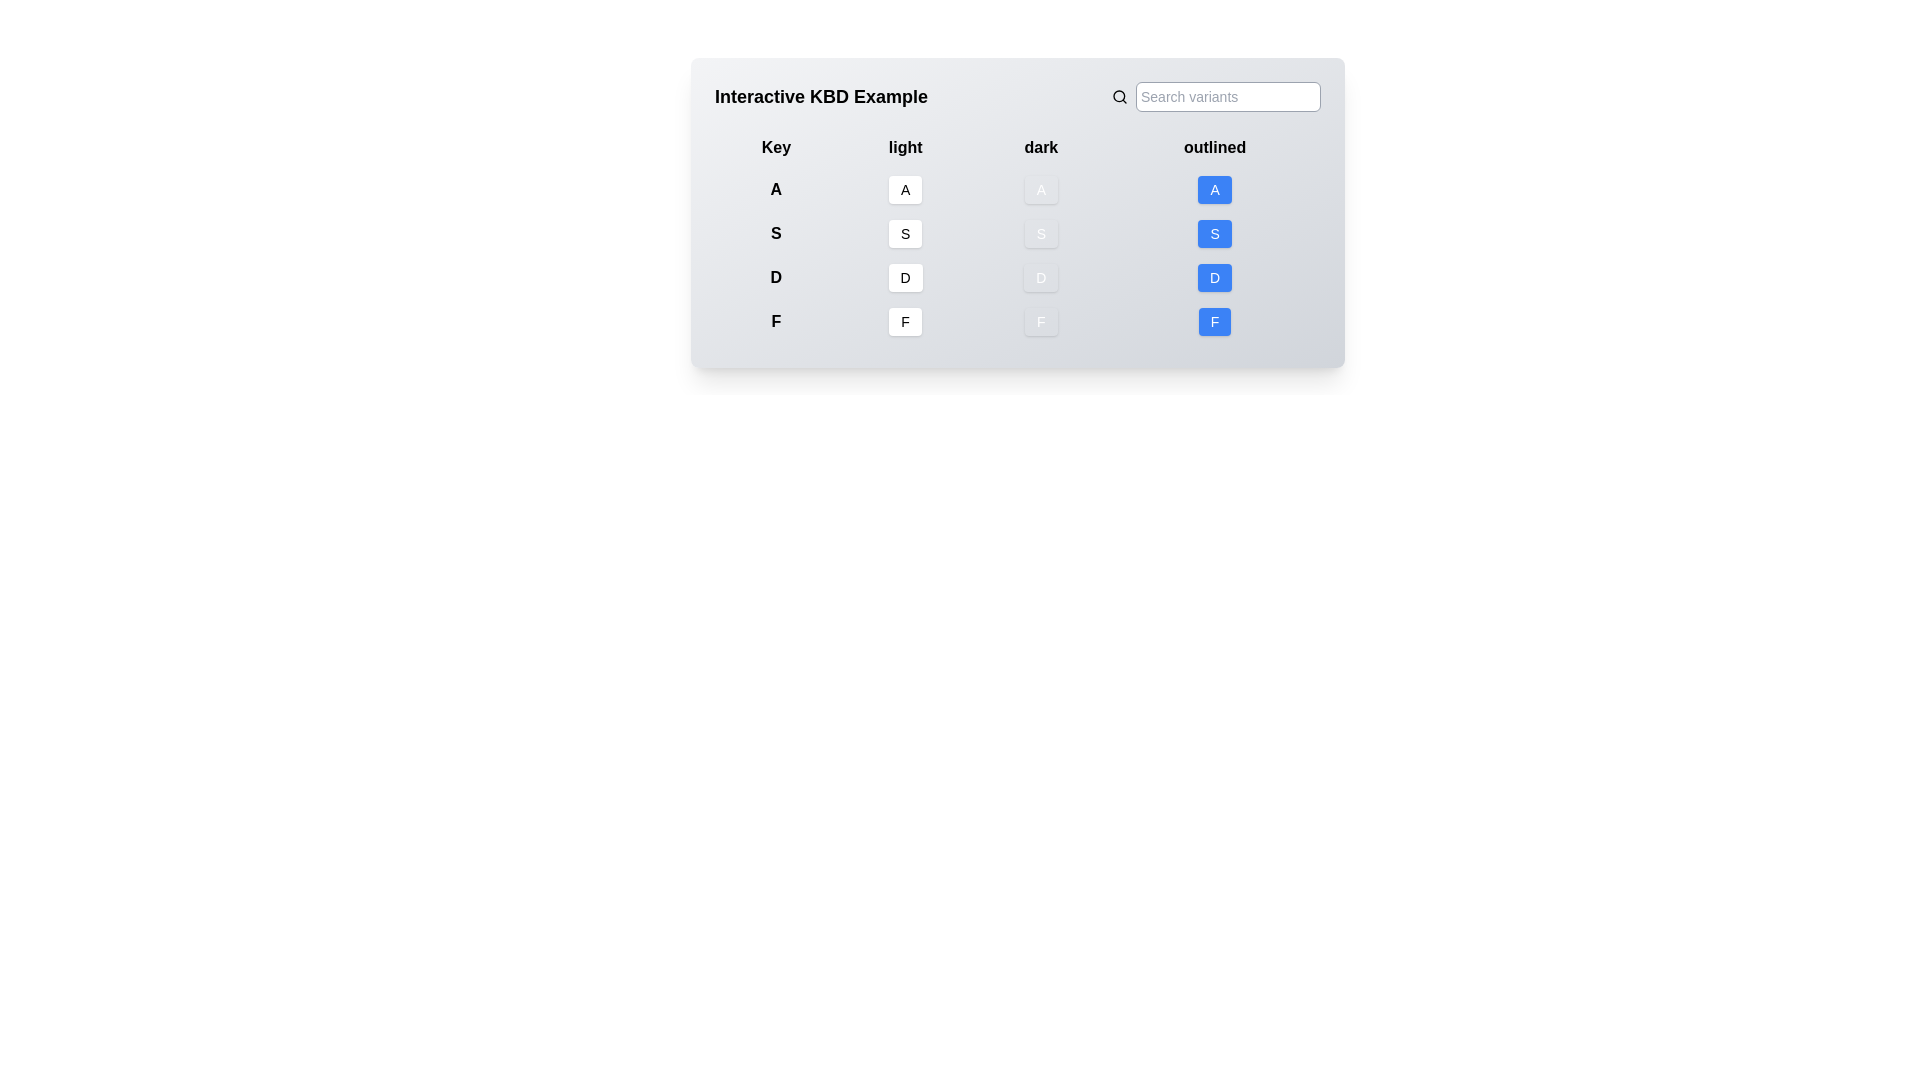  What do you see at coordinates (1213, 320) in the screenshot?
I see `the blue button with rounded corners and the letter 'F' in white text, which is the fourth button in the outlined column located at the bottom right of the layout` at bounding box center [1213, 320].